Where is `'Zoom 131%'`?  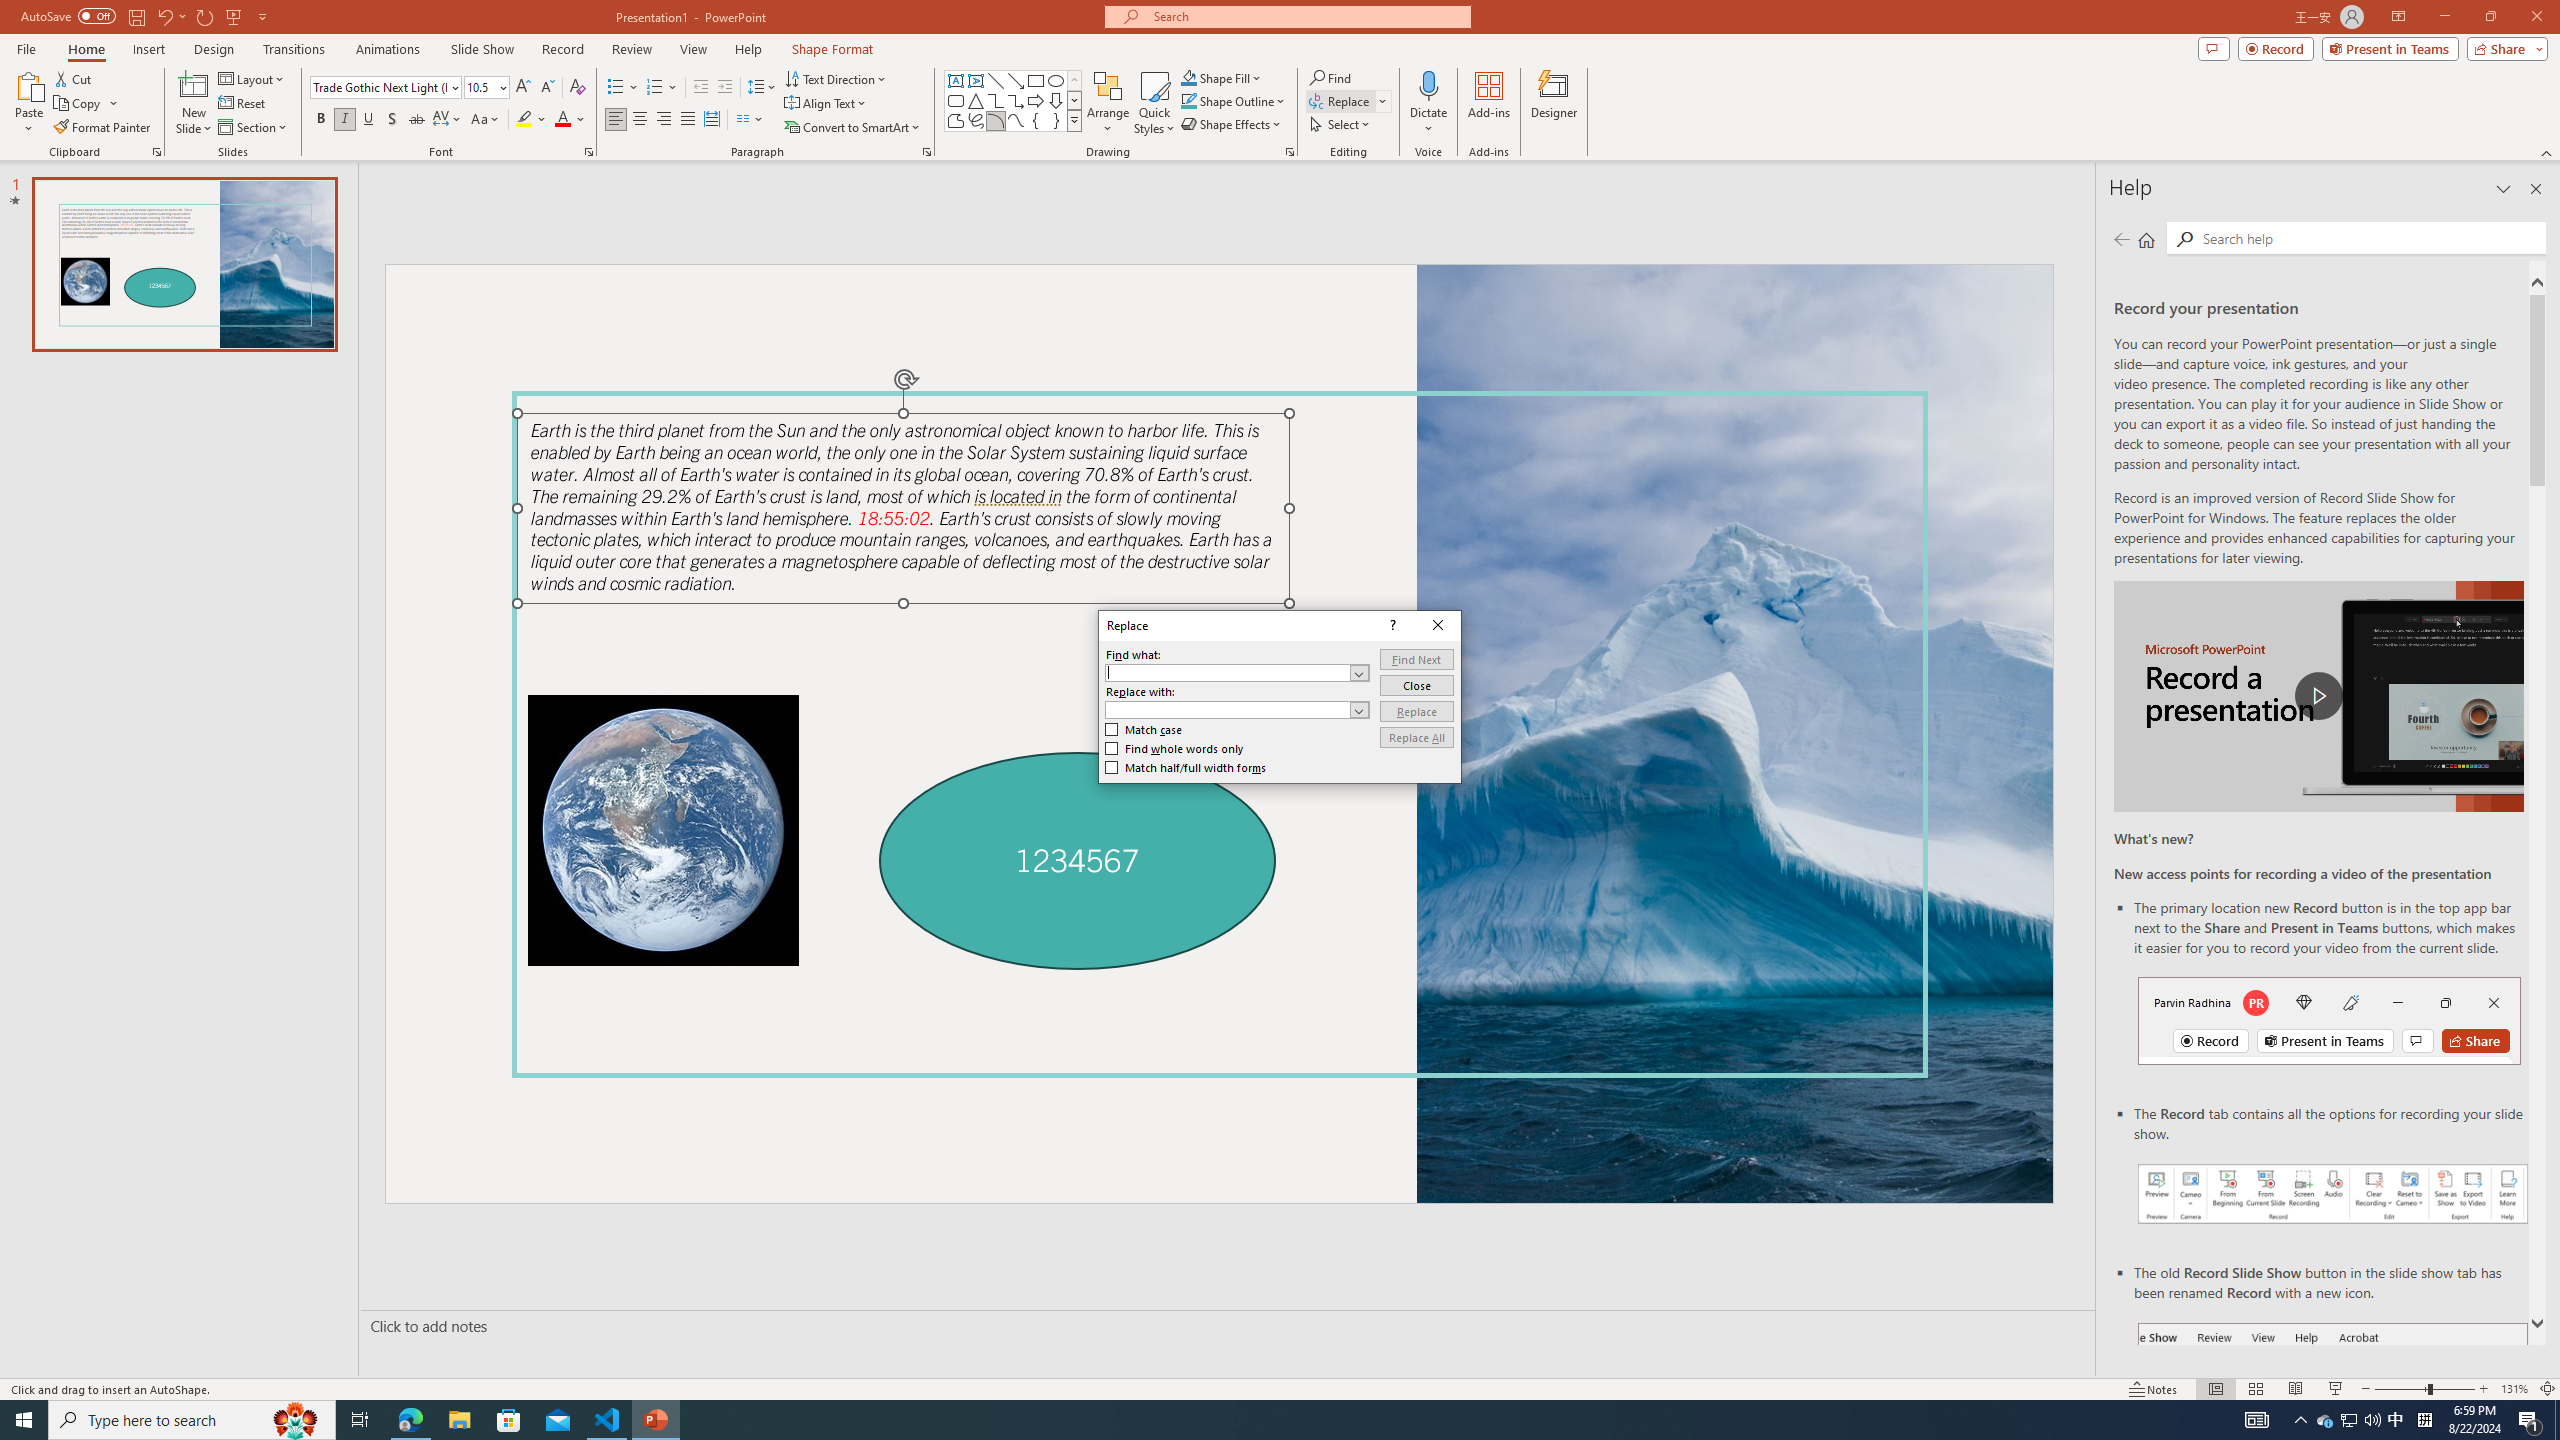
'Zoom 131%' is located at coordinates (2515, 1389).